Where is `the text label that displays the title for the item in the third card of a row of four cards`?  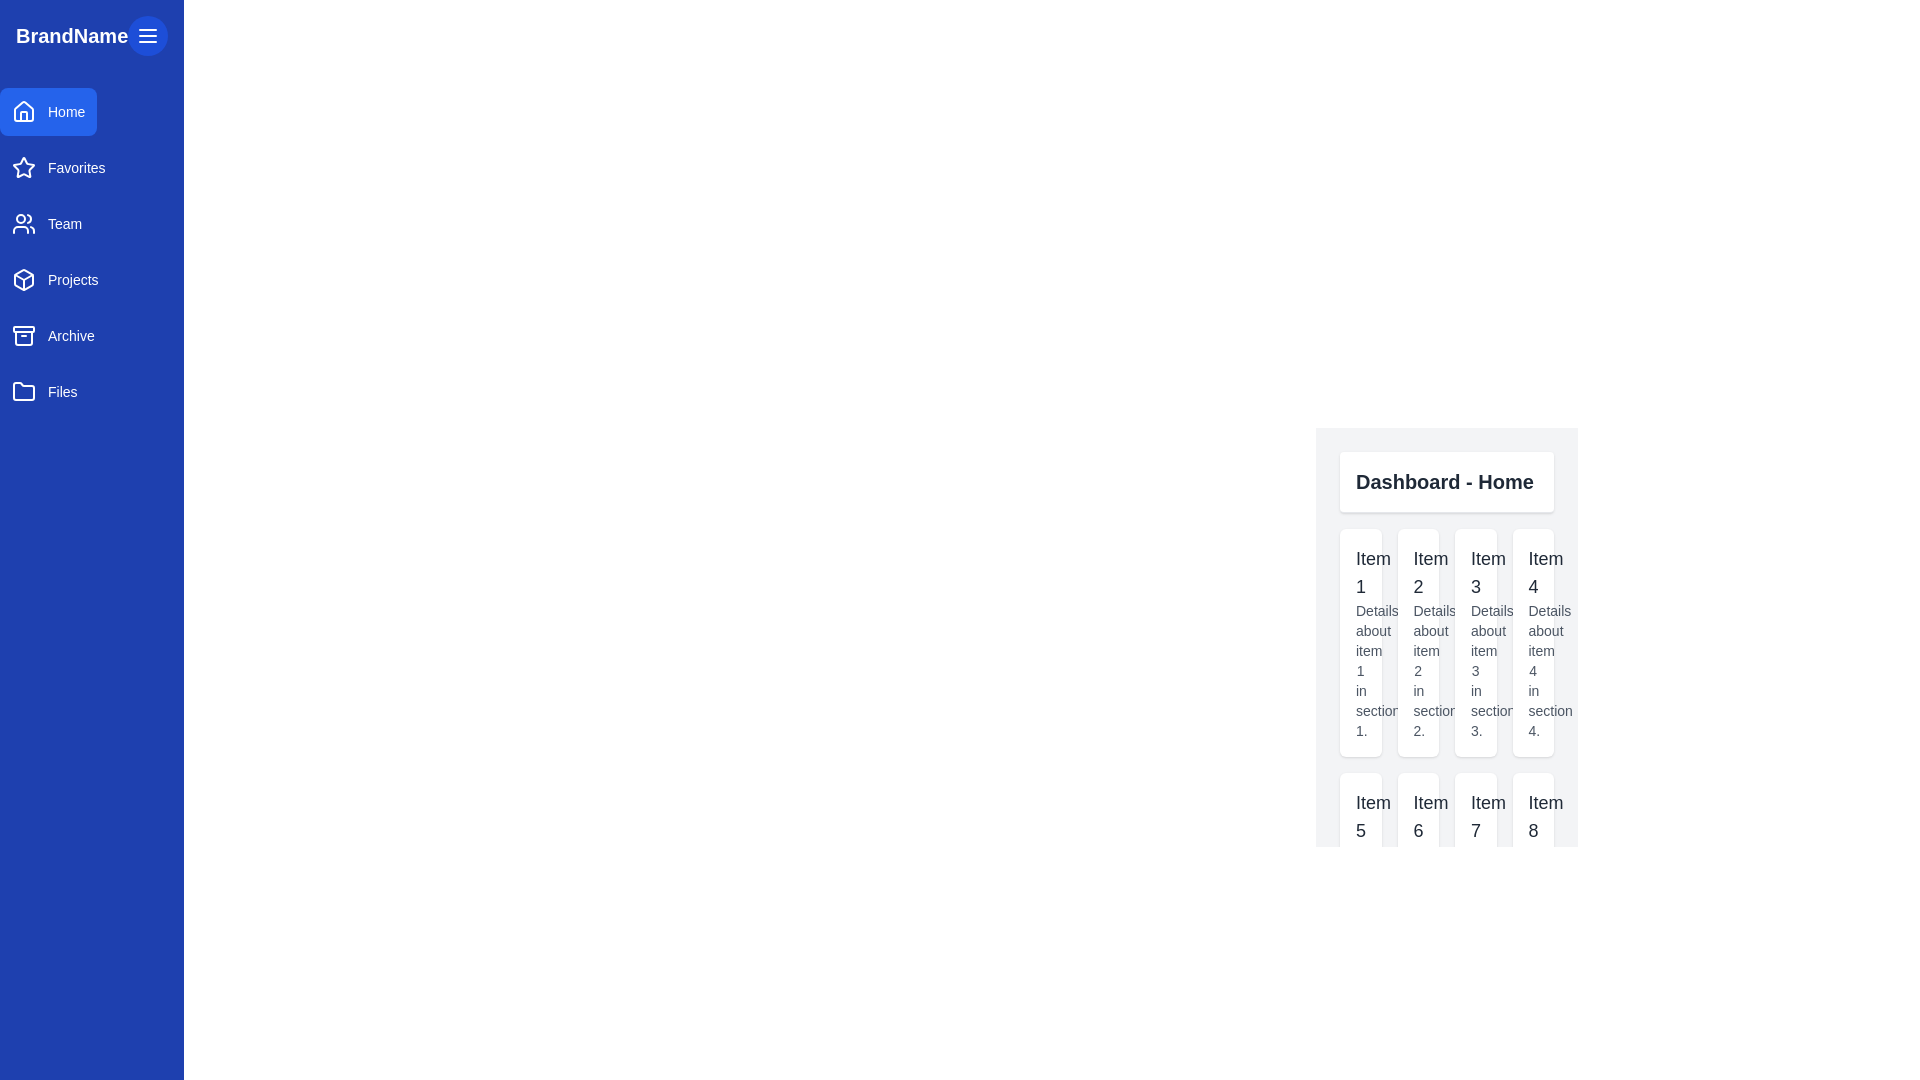
the text label that displays the title for the item in the third card of a row of four cards is located at coordinates (1475, 573).